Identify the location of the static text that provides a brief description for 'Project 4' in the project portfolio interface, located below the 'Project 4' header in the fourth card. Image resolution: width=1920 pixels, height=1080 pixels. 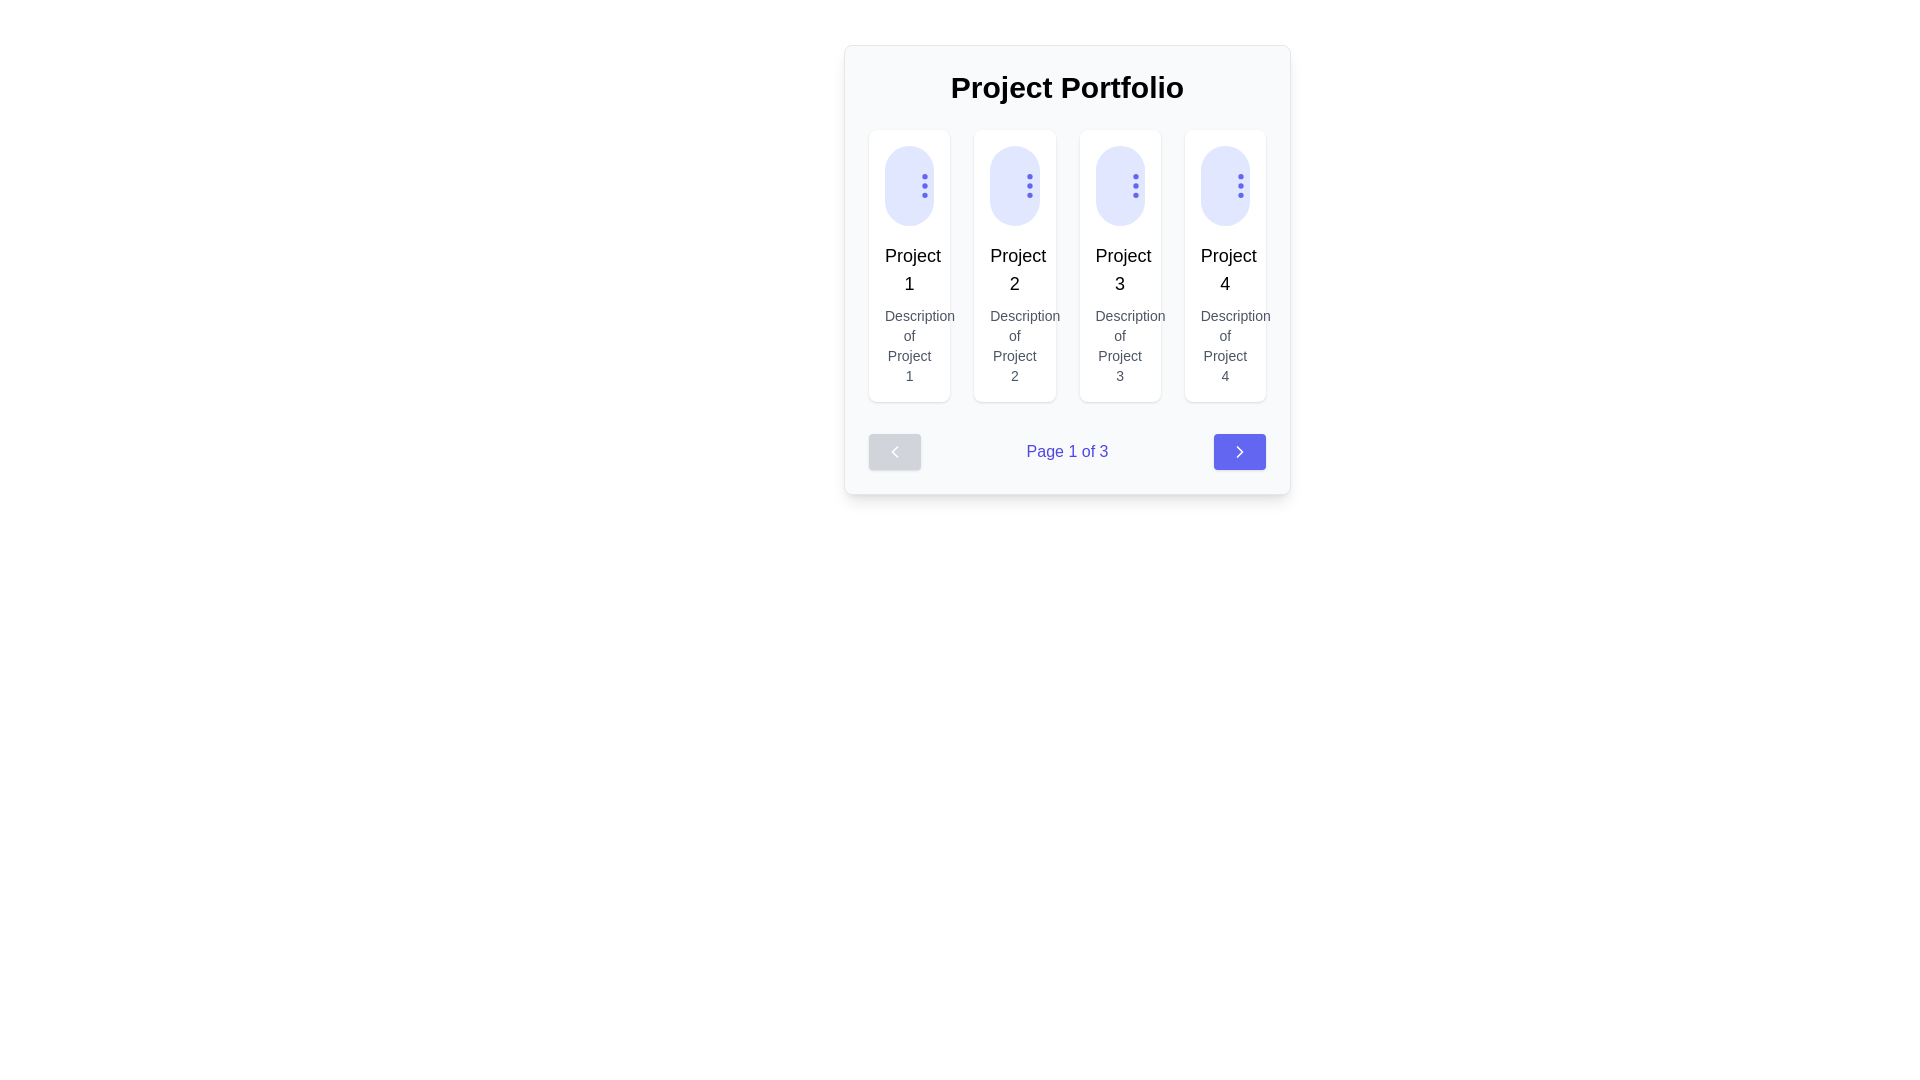
(1224, 345).